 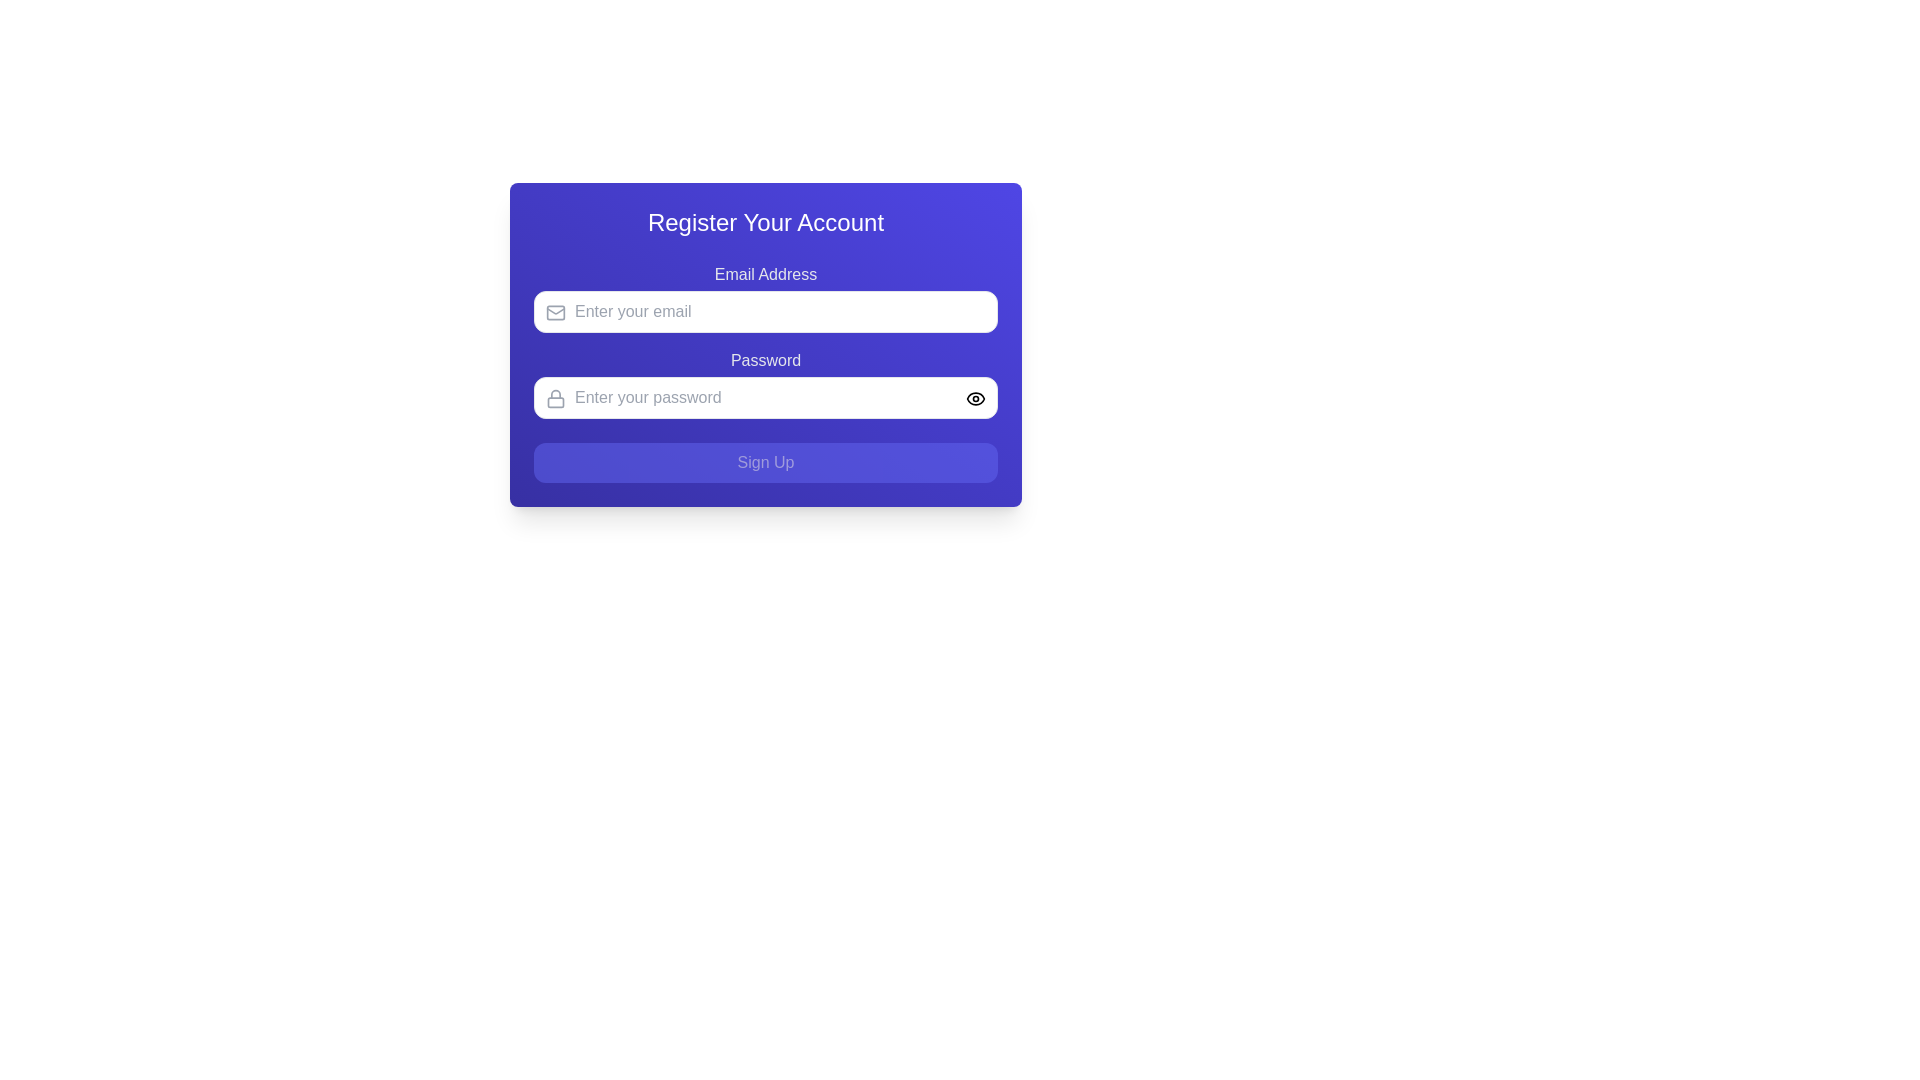 I want to click on the input field for entering an email address, which is positioned below the 'Register Your Account' title and above the 'Password' field, so click(x=765, y=297).